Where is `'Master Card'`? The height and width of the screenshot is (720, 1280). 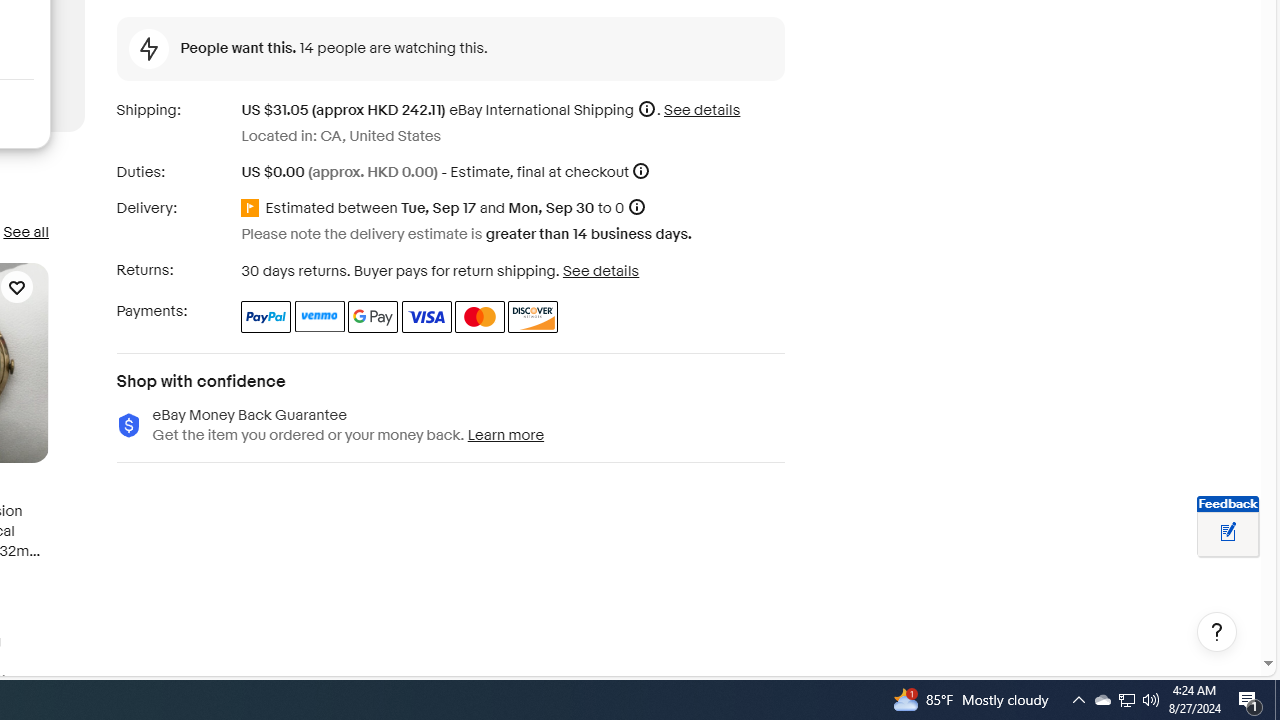
'Master Card' is located at coordinates (480, 315).